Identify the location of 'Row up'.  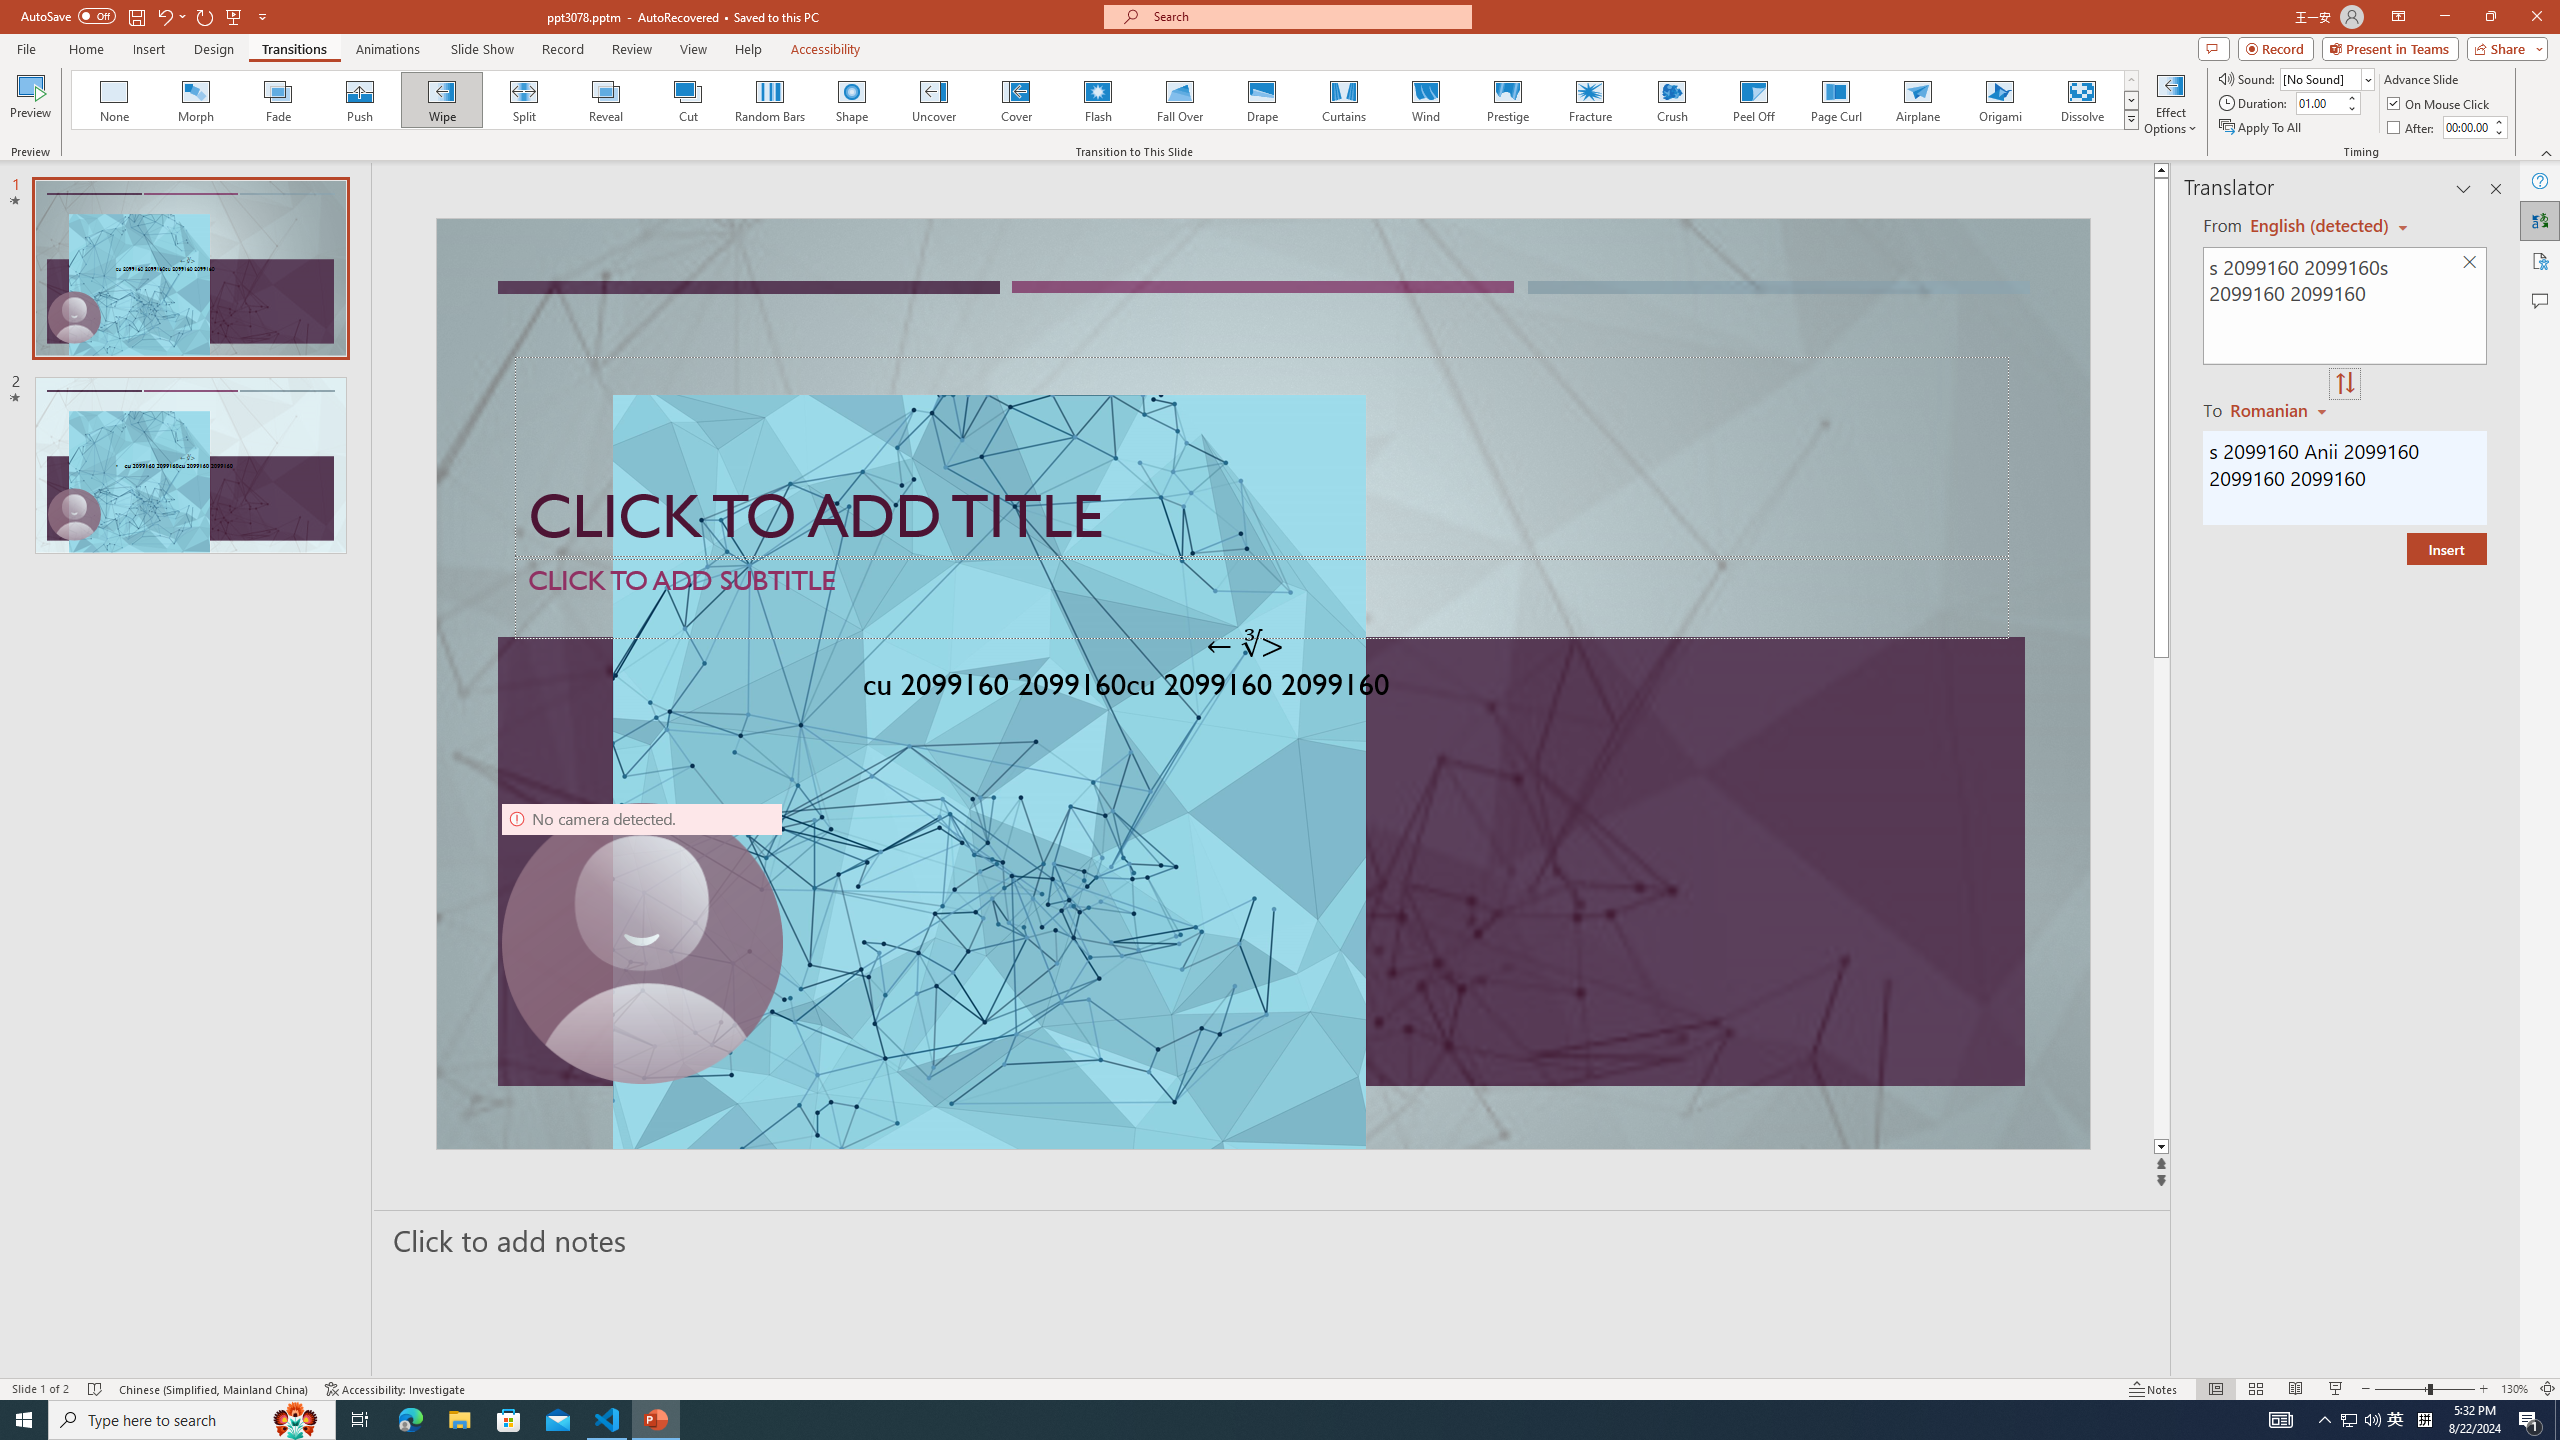
(2131, 80).